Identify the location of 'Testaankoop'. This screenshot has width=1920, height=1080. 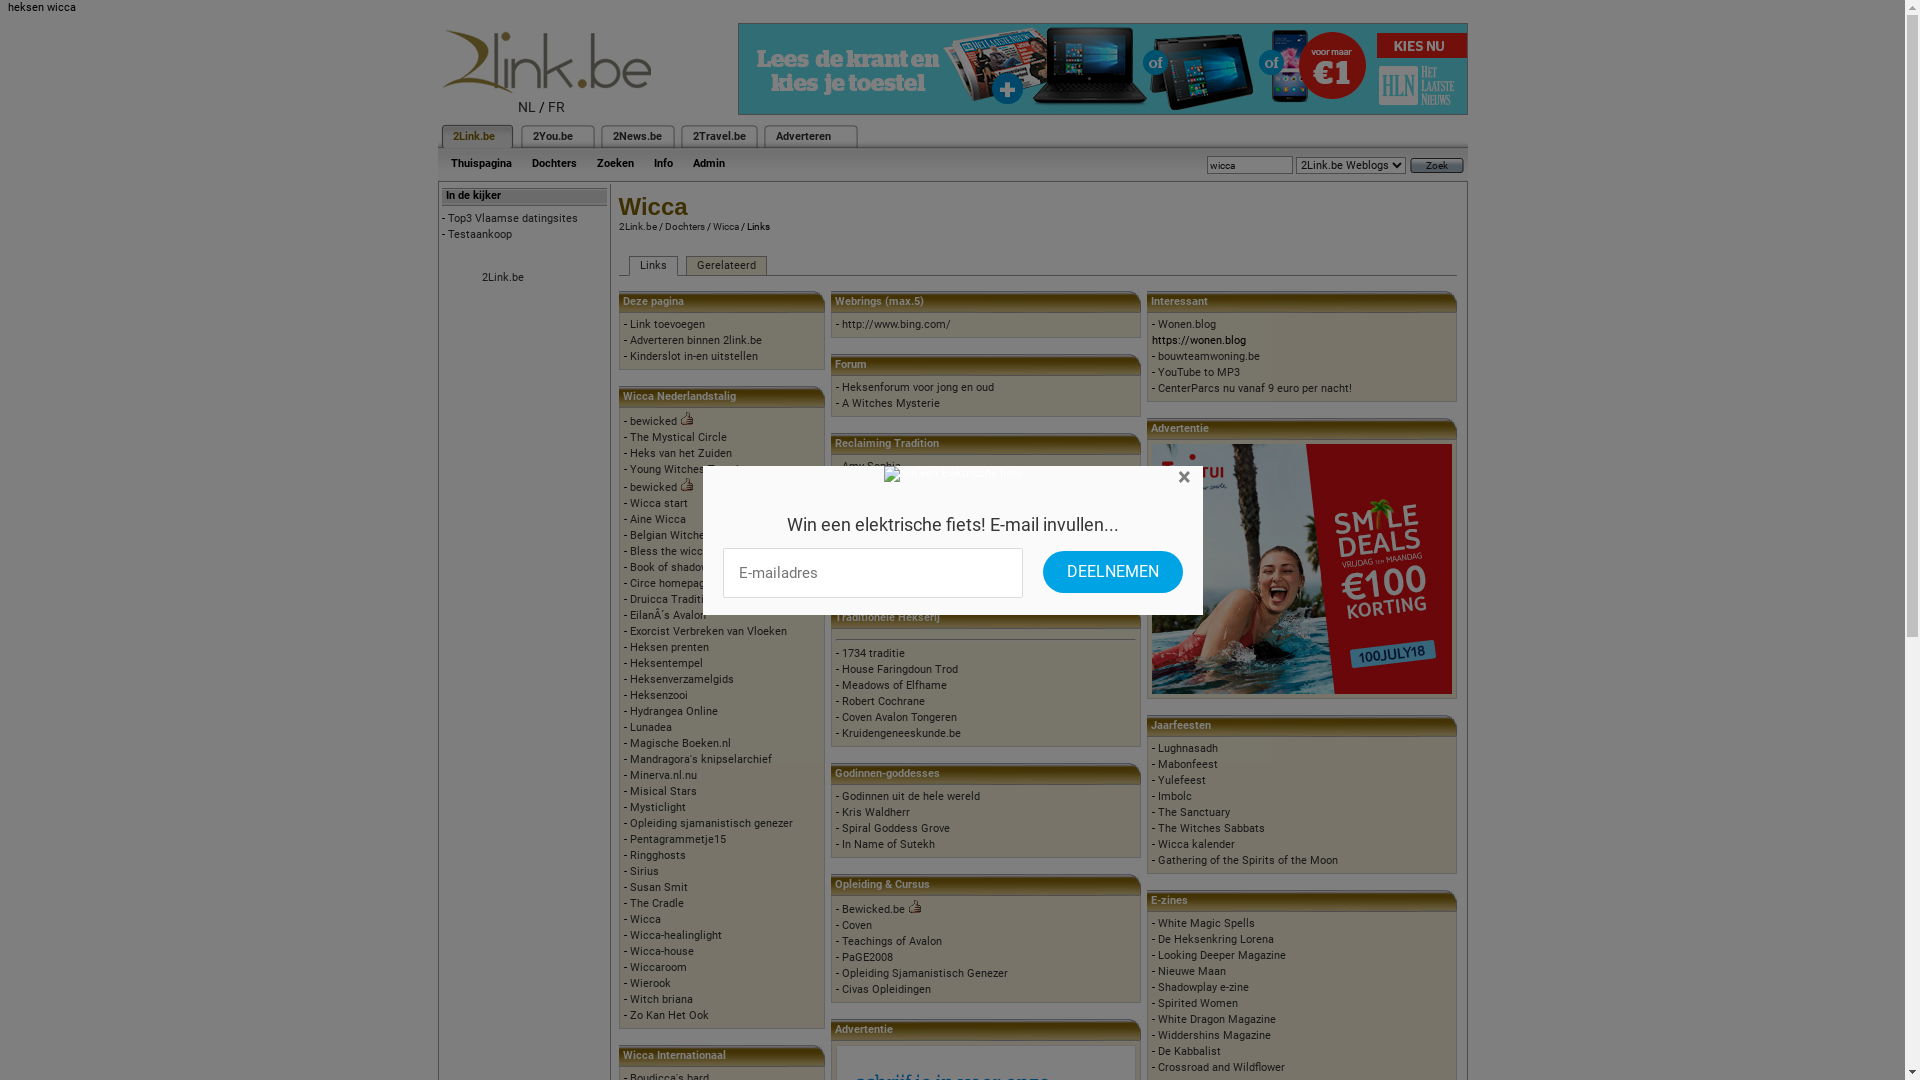
(480, 233).